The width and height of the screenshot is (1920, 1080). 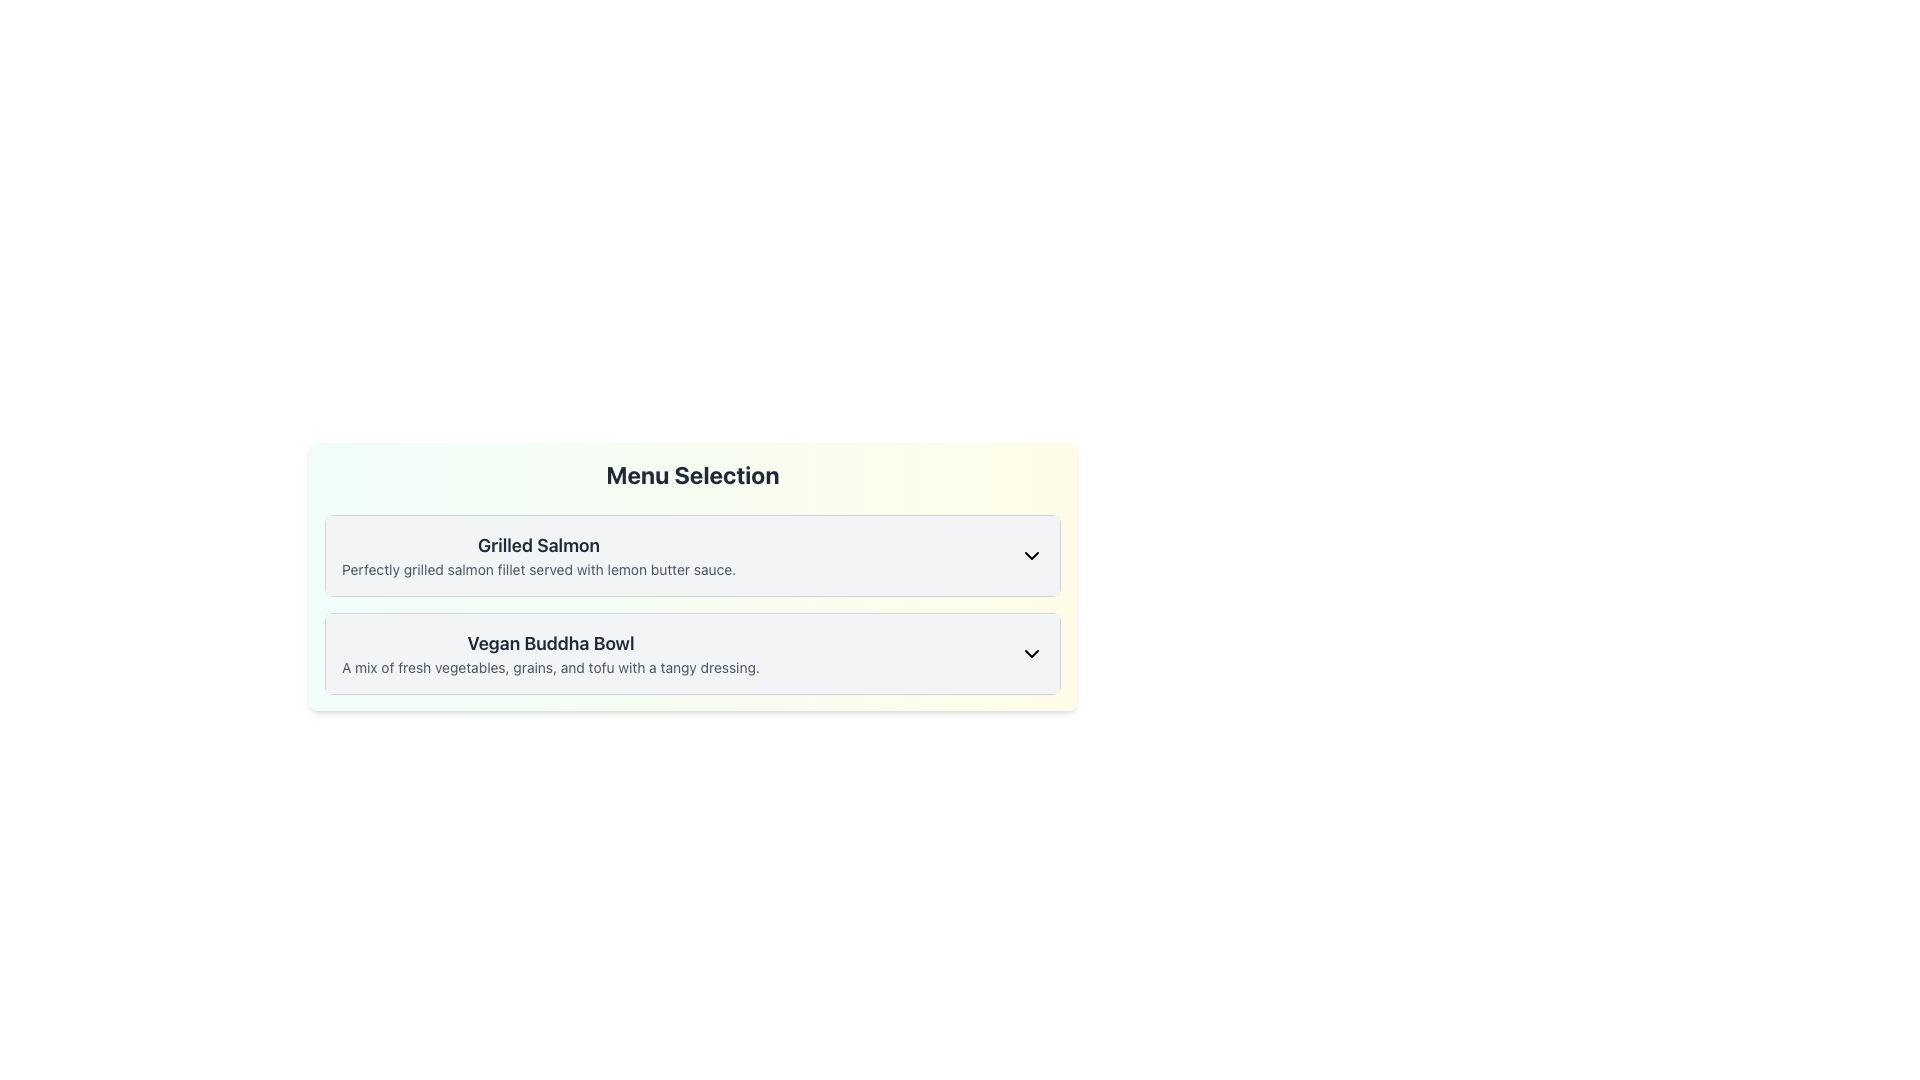 What do you see at coordinates (539, 546) in the screenshot?
I see `the bold, large text label displaying 'Grilled Salmon', which is located centrally under the 'Menu Selection' heading and above another description text` at bounding box center [539, 546].